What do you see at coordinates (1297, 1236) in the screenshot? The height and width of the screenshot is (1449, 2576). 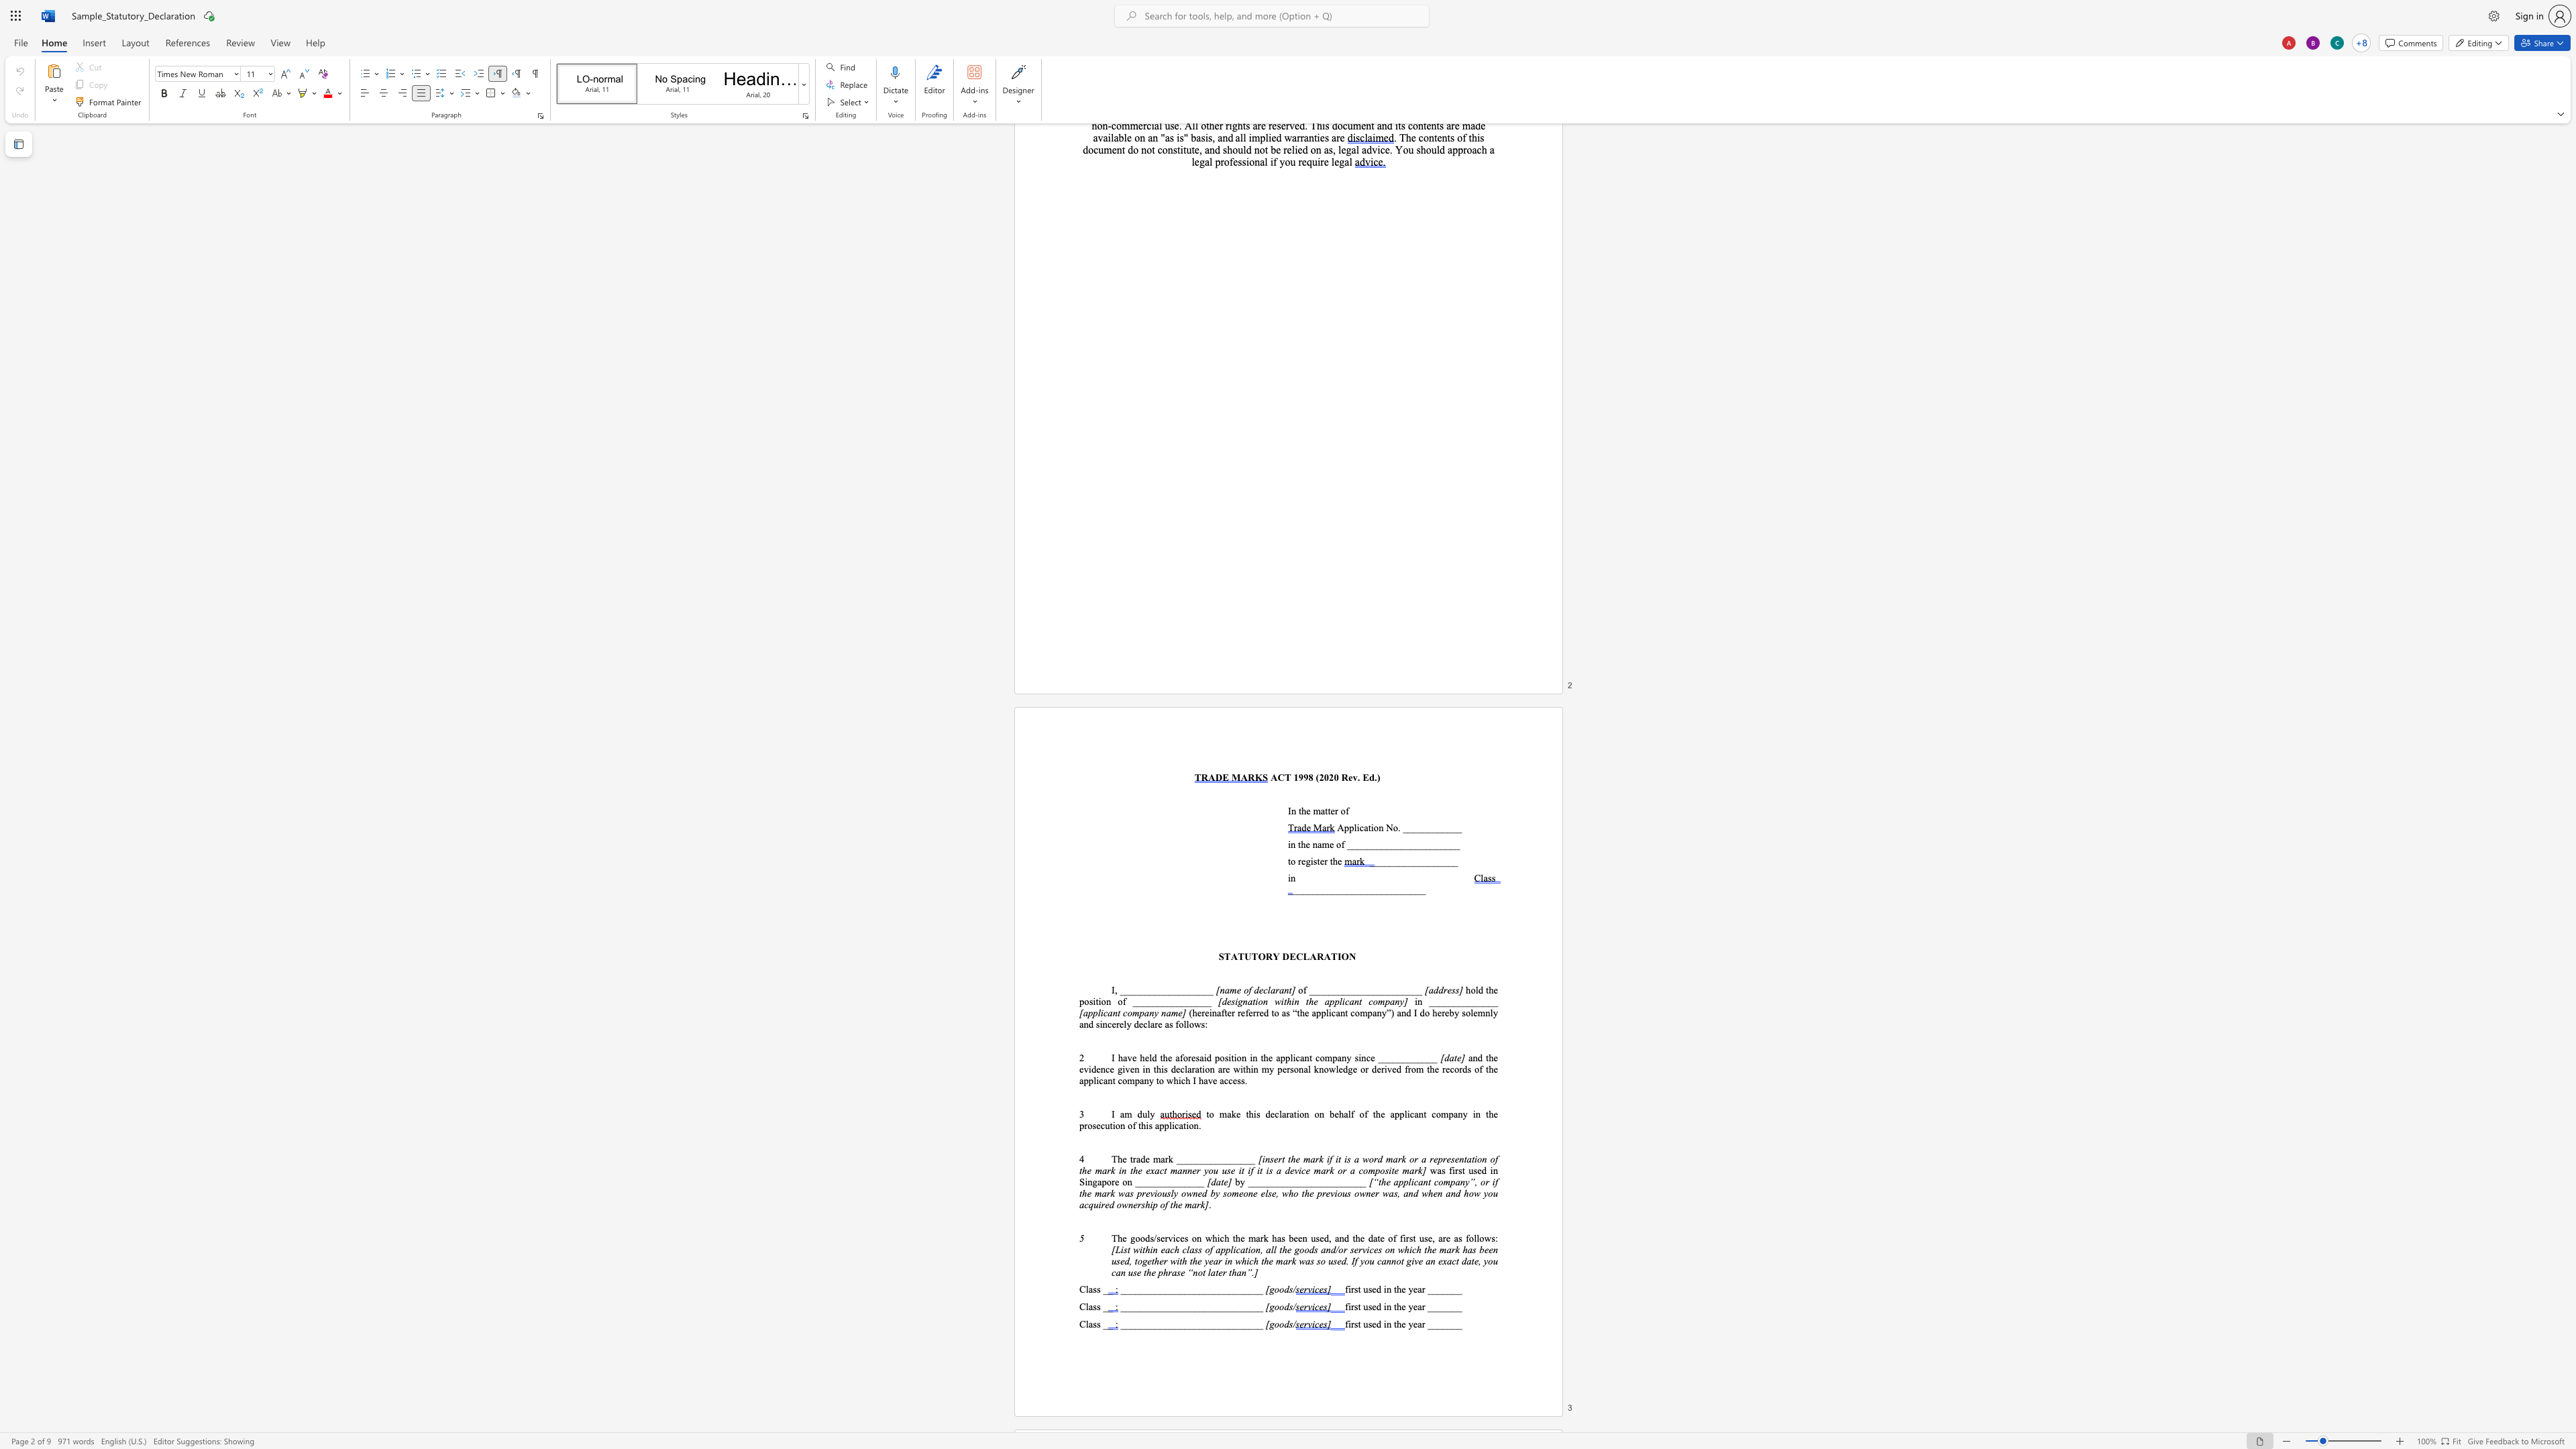 I see `the space between the continuous character "e" and "e" in the text` at bounding box center [1297, 1236].